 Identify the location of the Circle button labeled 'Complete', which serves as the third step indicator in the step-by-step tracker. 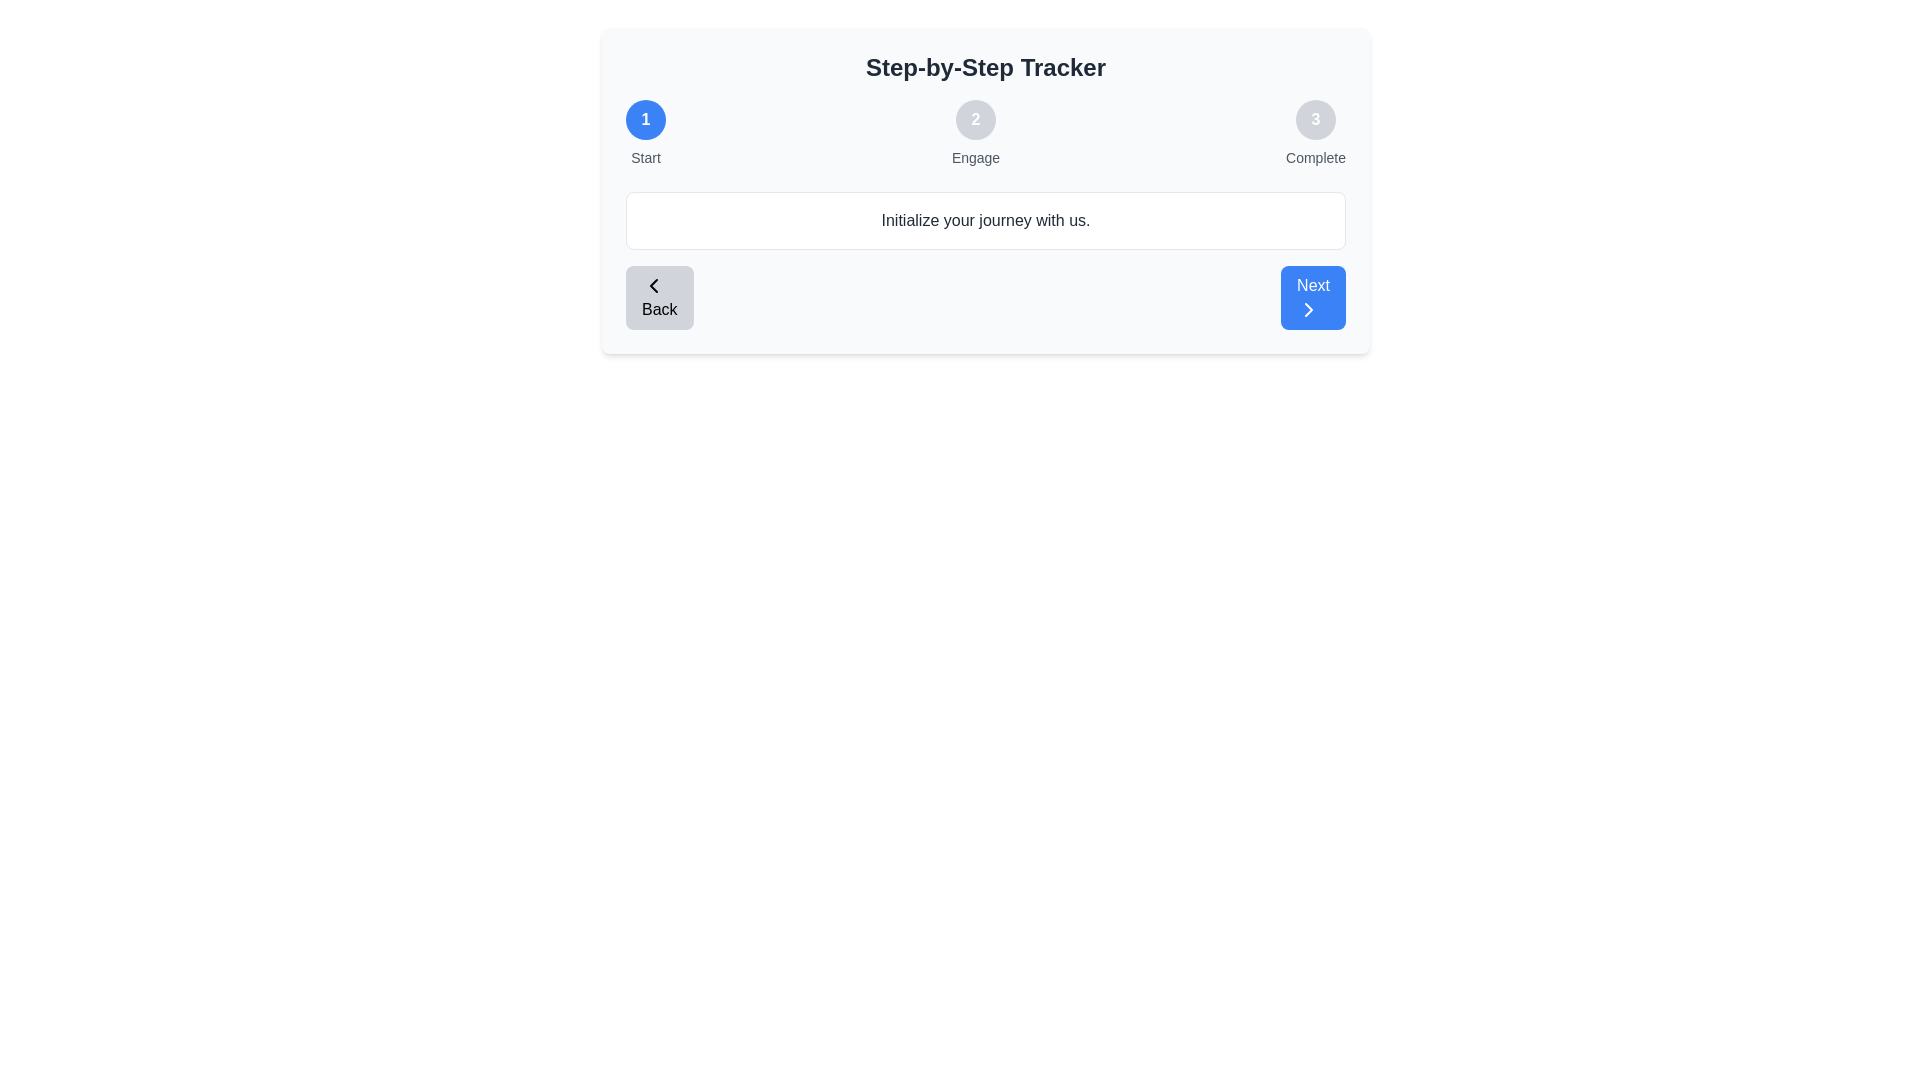
(1315, 119).